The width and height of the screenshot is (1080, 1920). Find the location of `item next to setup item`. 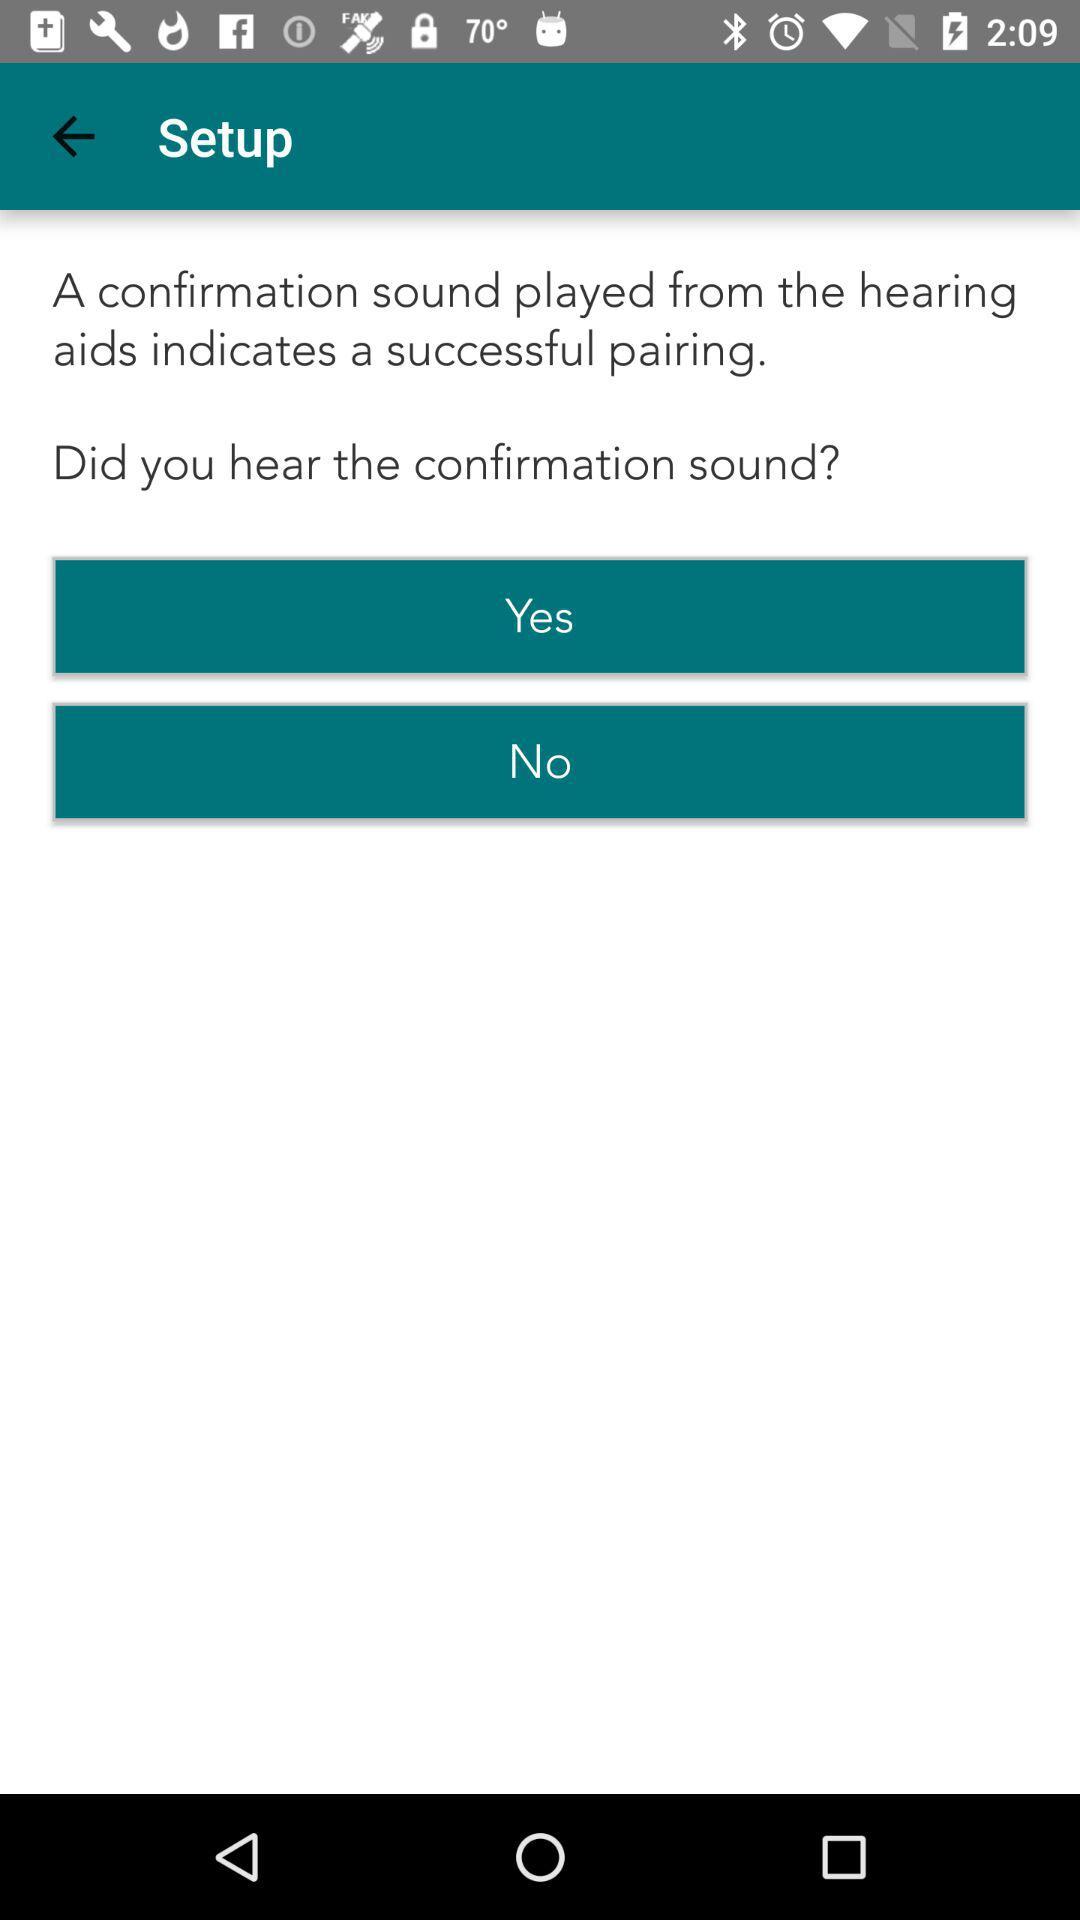

item next to setup item is located at coordinates (72, 135).